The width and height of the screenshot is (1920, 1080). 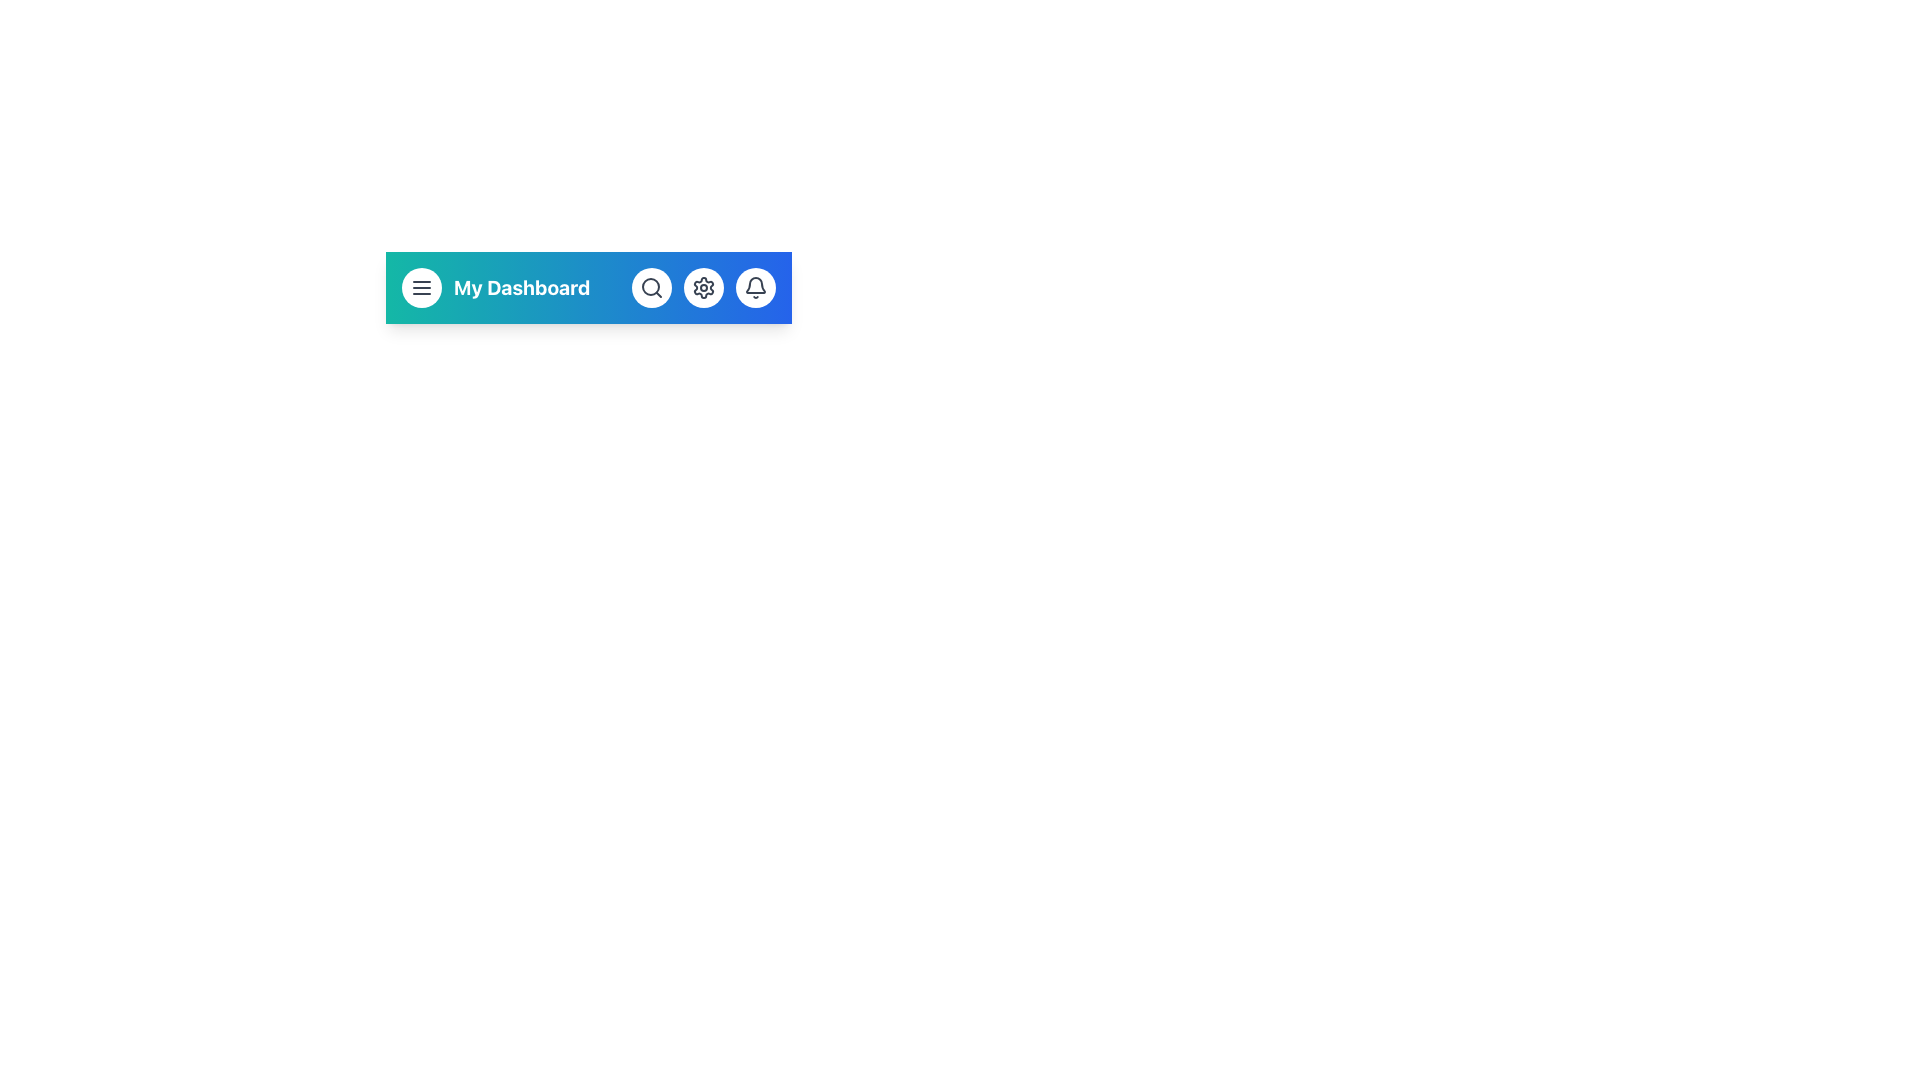 I want to click on the search button, which is the first circular icon in the top-level navbar layout, located to the right of the 'My Dashboard' menu label, so click(x=652, y=288).